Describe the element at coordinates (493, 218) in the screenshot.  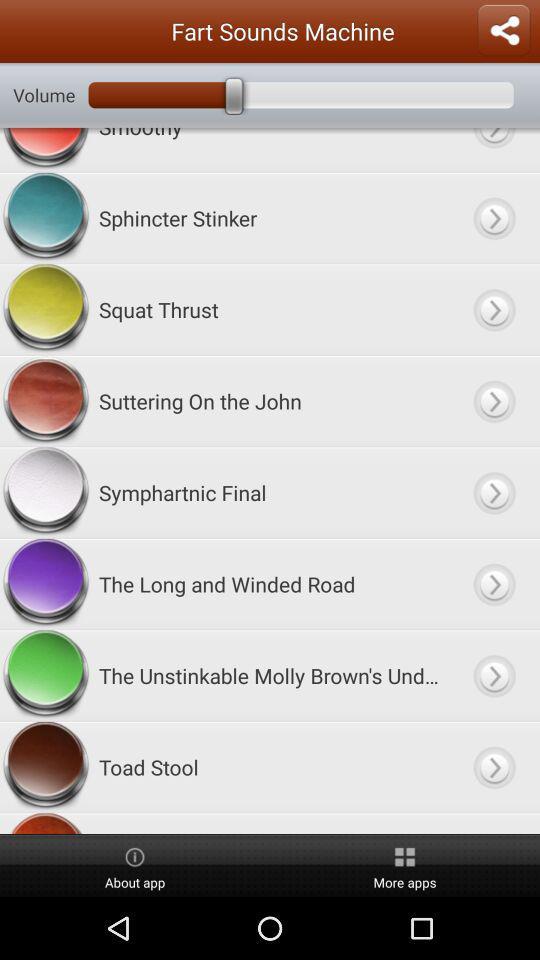
I see `sphincter stinker item` at that location.